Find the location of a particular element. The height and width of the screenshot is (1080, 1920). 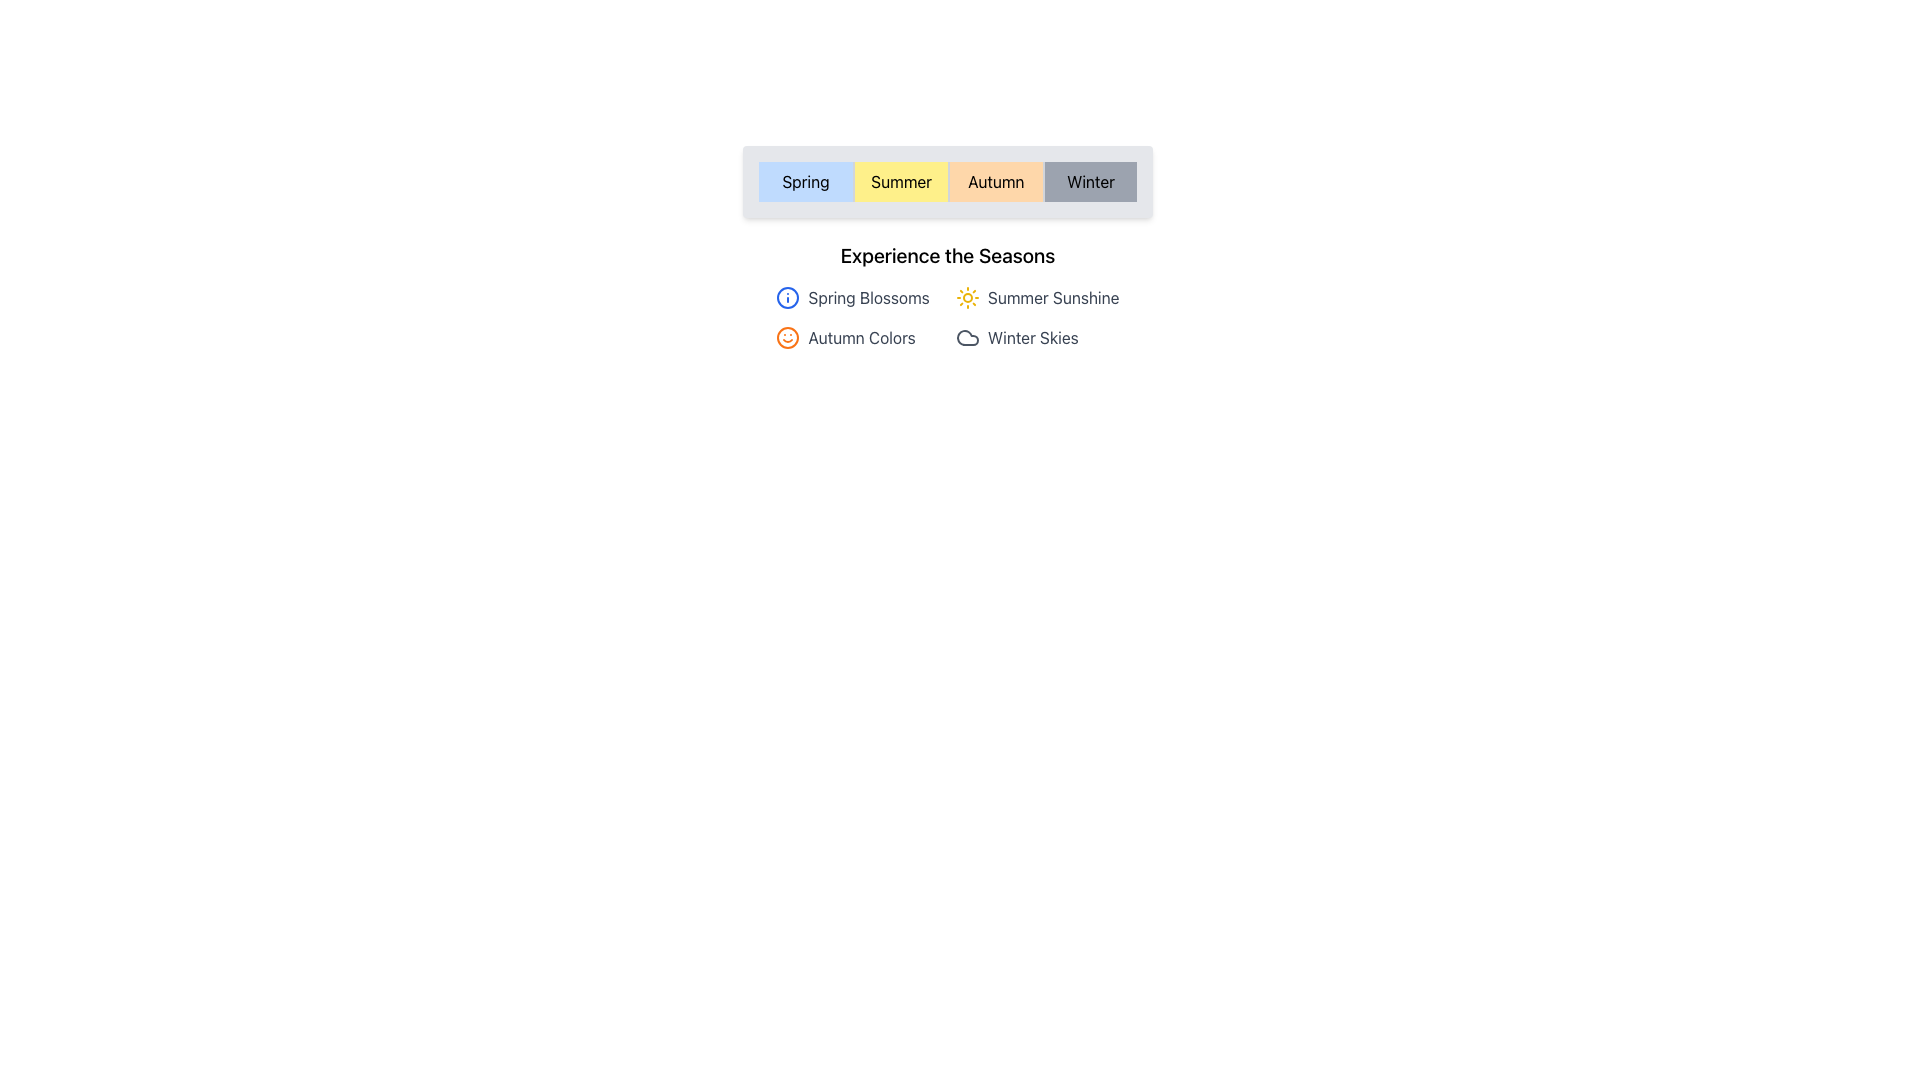

the 'Autumn' button, which is a rectangular button with a light orange background and bold text, positioned between the 'Summer' and 'Winter' buttons is located at coordinates (995, 181).